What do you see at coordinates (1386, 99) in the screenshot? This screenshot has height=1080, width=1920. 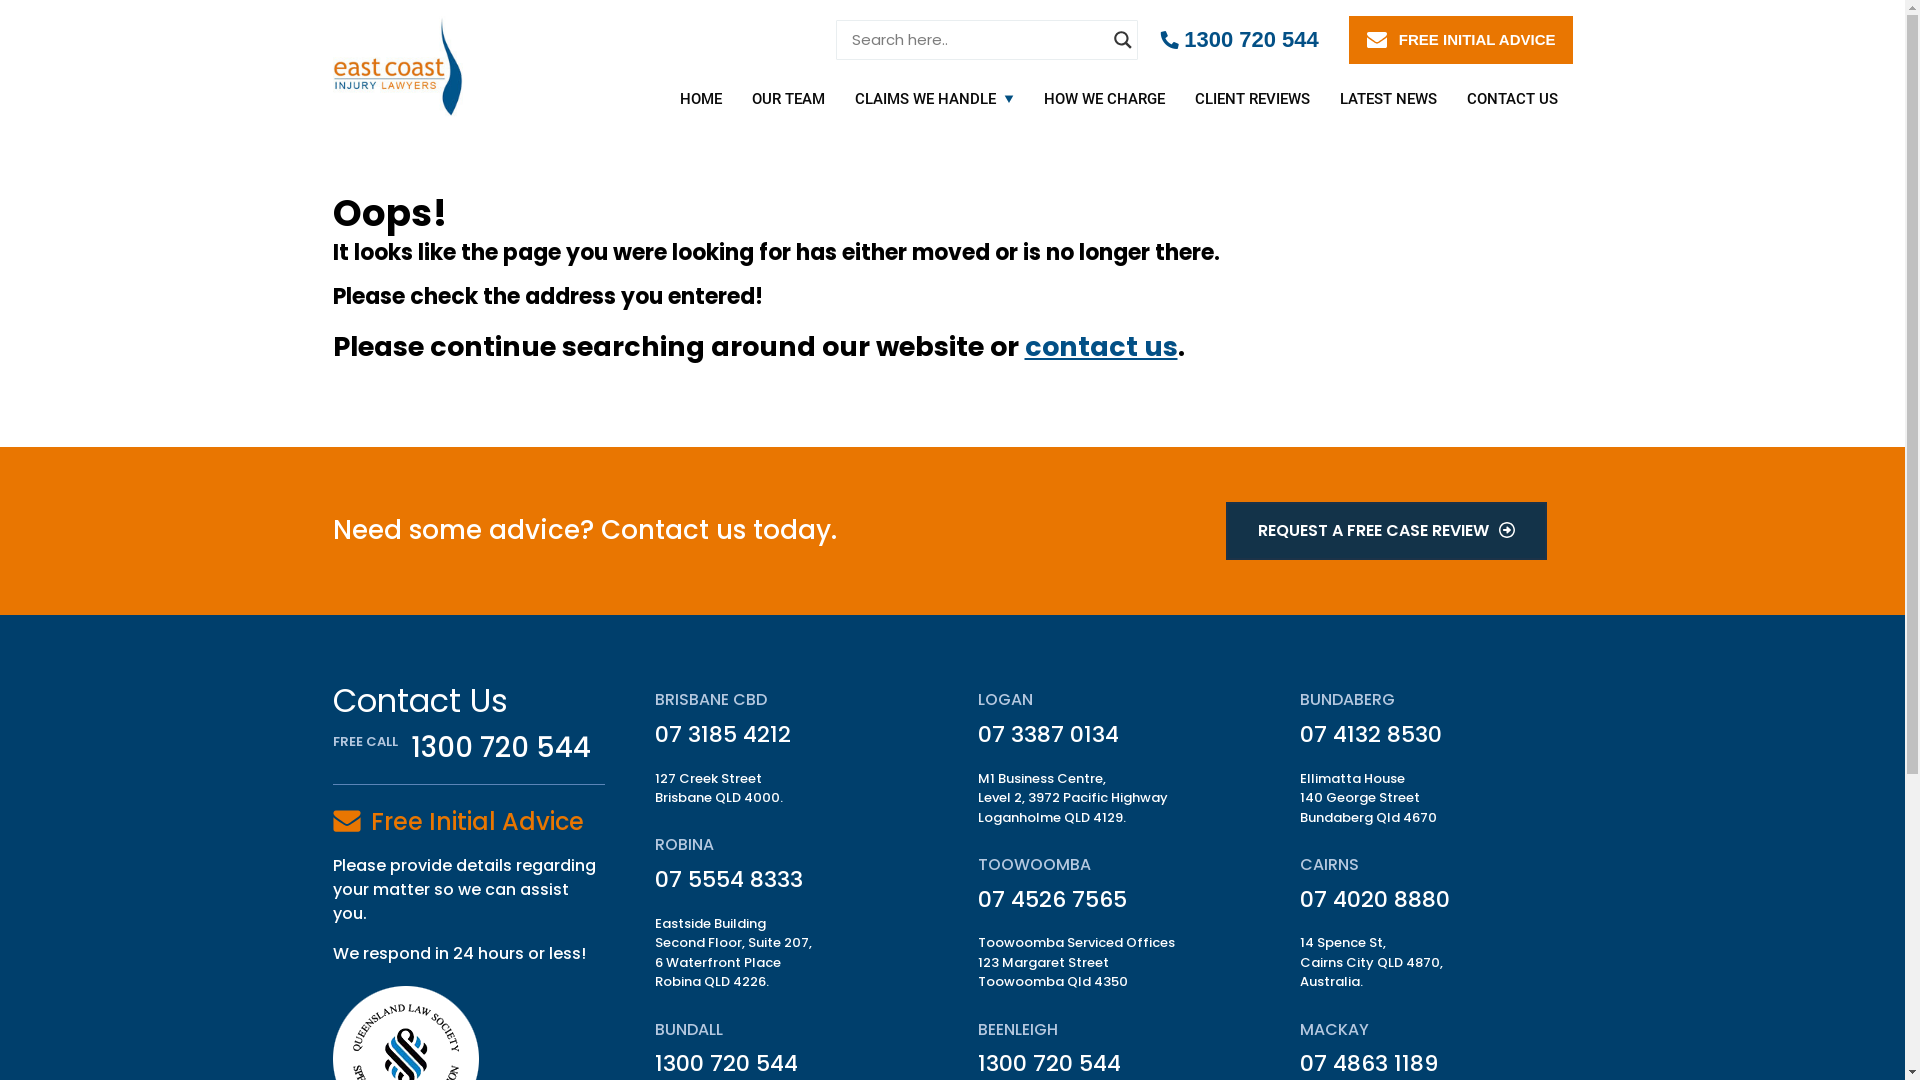 I see `'LATEST NEWS'` at bounding box center [1386, 99].